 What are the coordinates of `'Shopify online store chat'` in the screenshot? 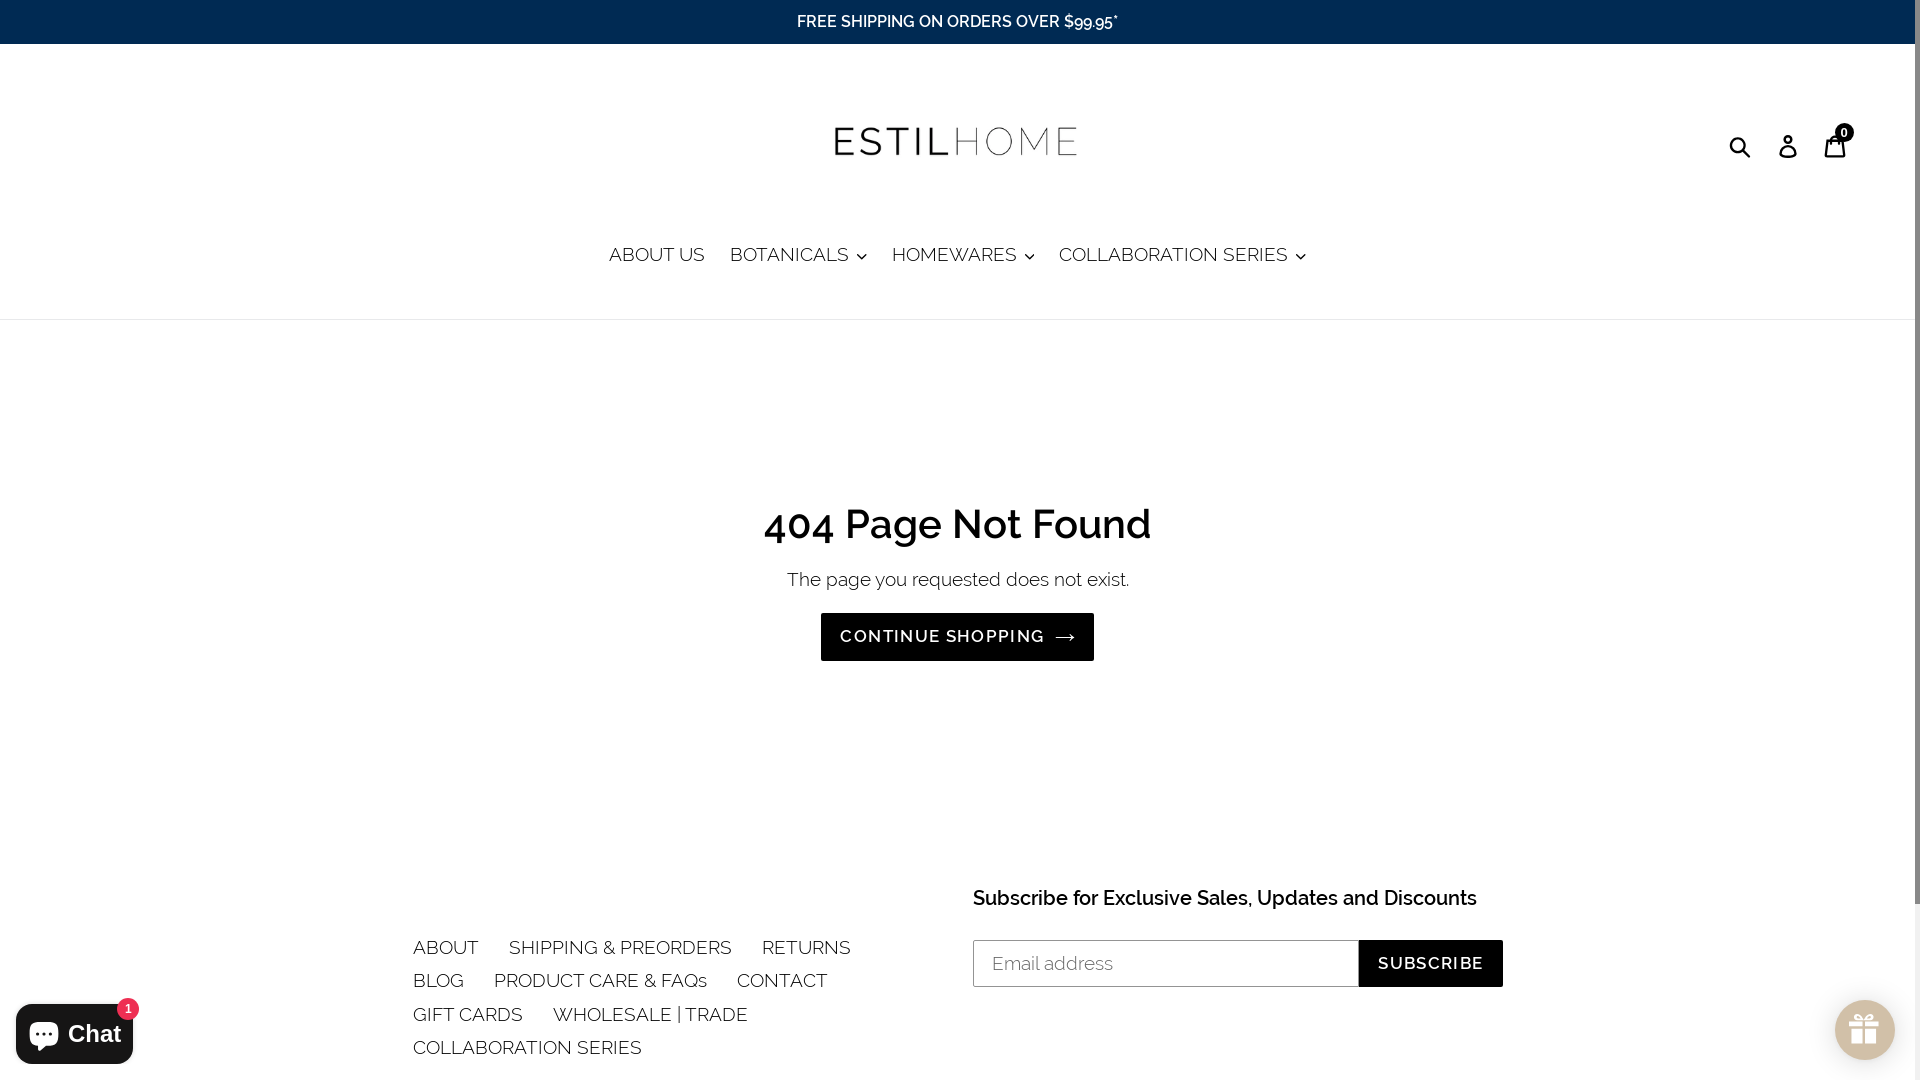 It's located at (74, 1029).